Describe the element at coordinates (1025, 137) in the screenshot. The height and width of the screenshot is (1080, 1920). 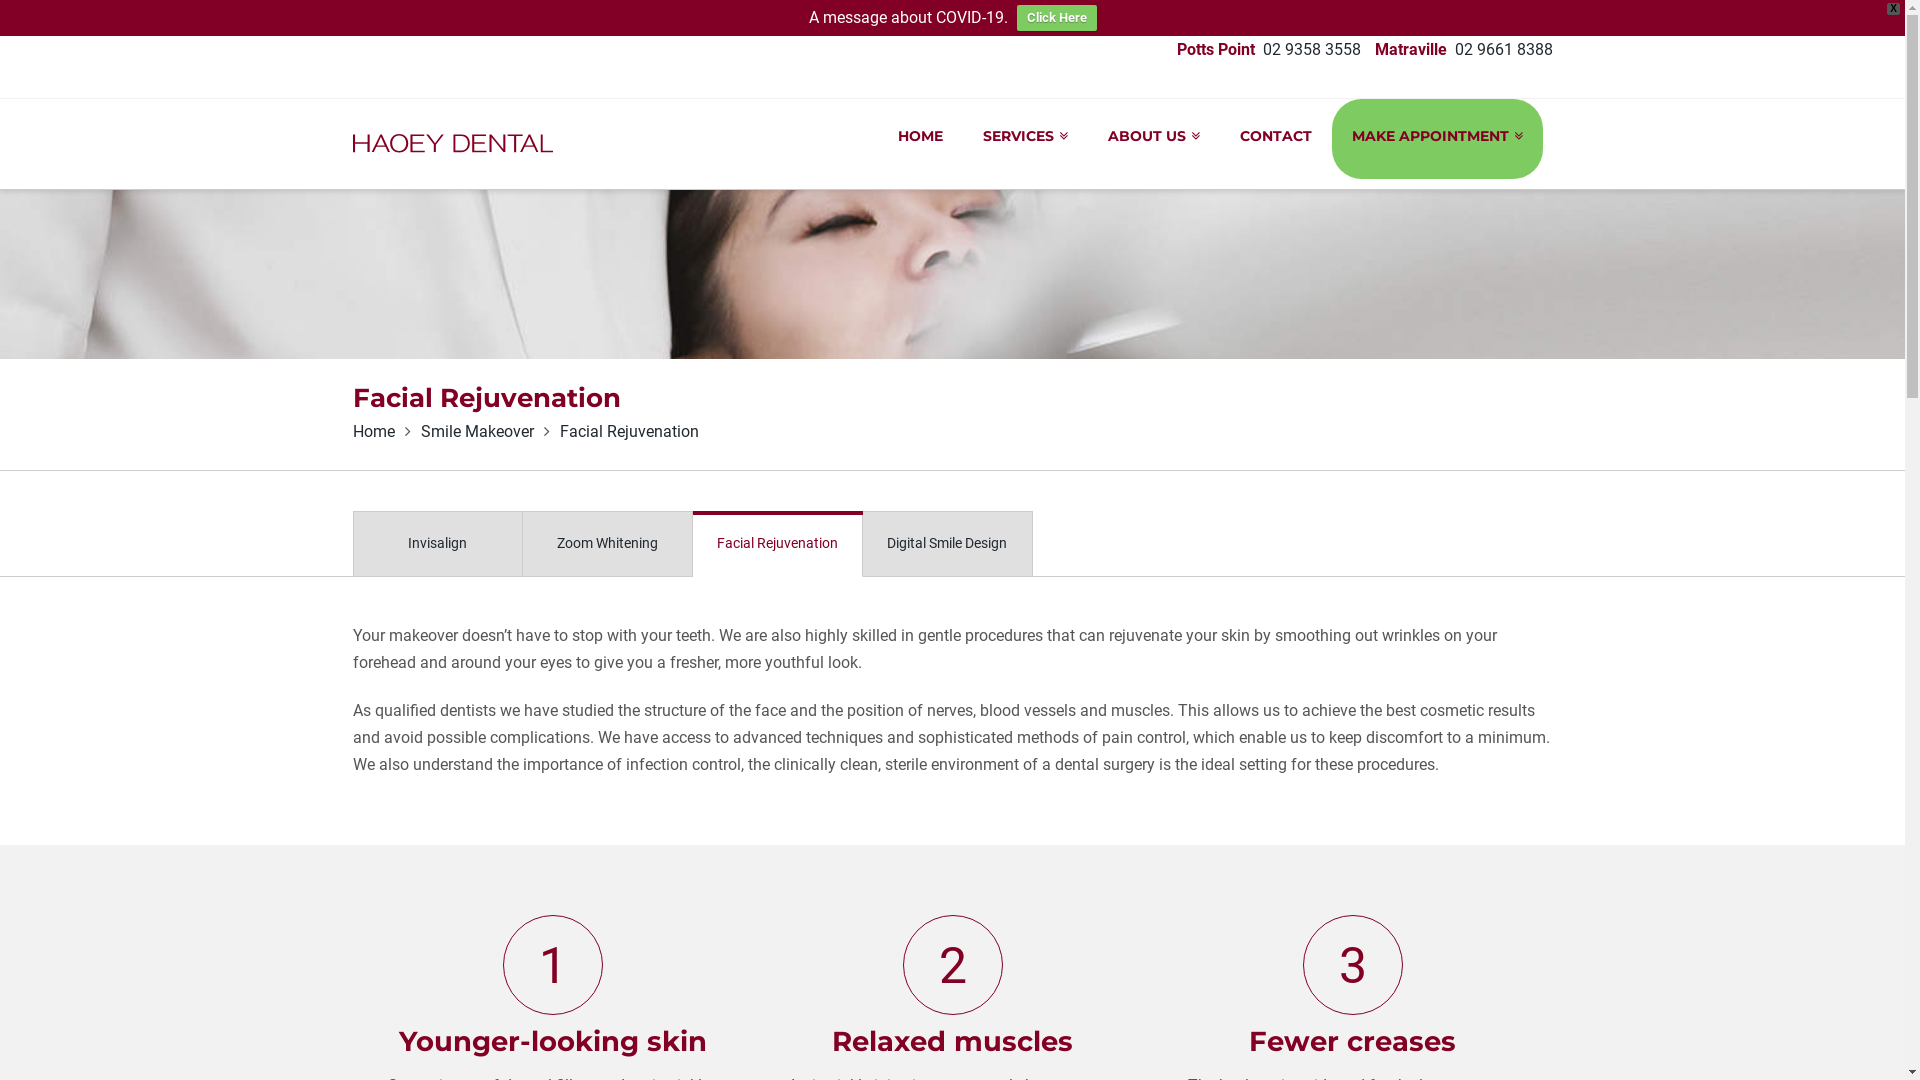
I see `'SERVICES'` at that location.